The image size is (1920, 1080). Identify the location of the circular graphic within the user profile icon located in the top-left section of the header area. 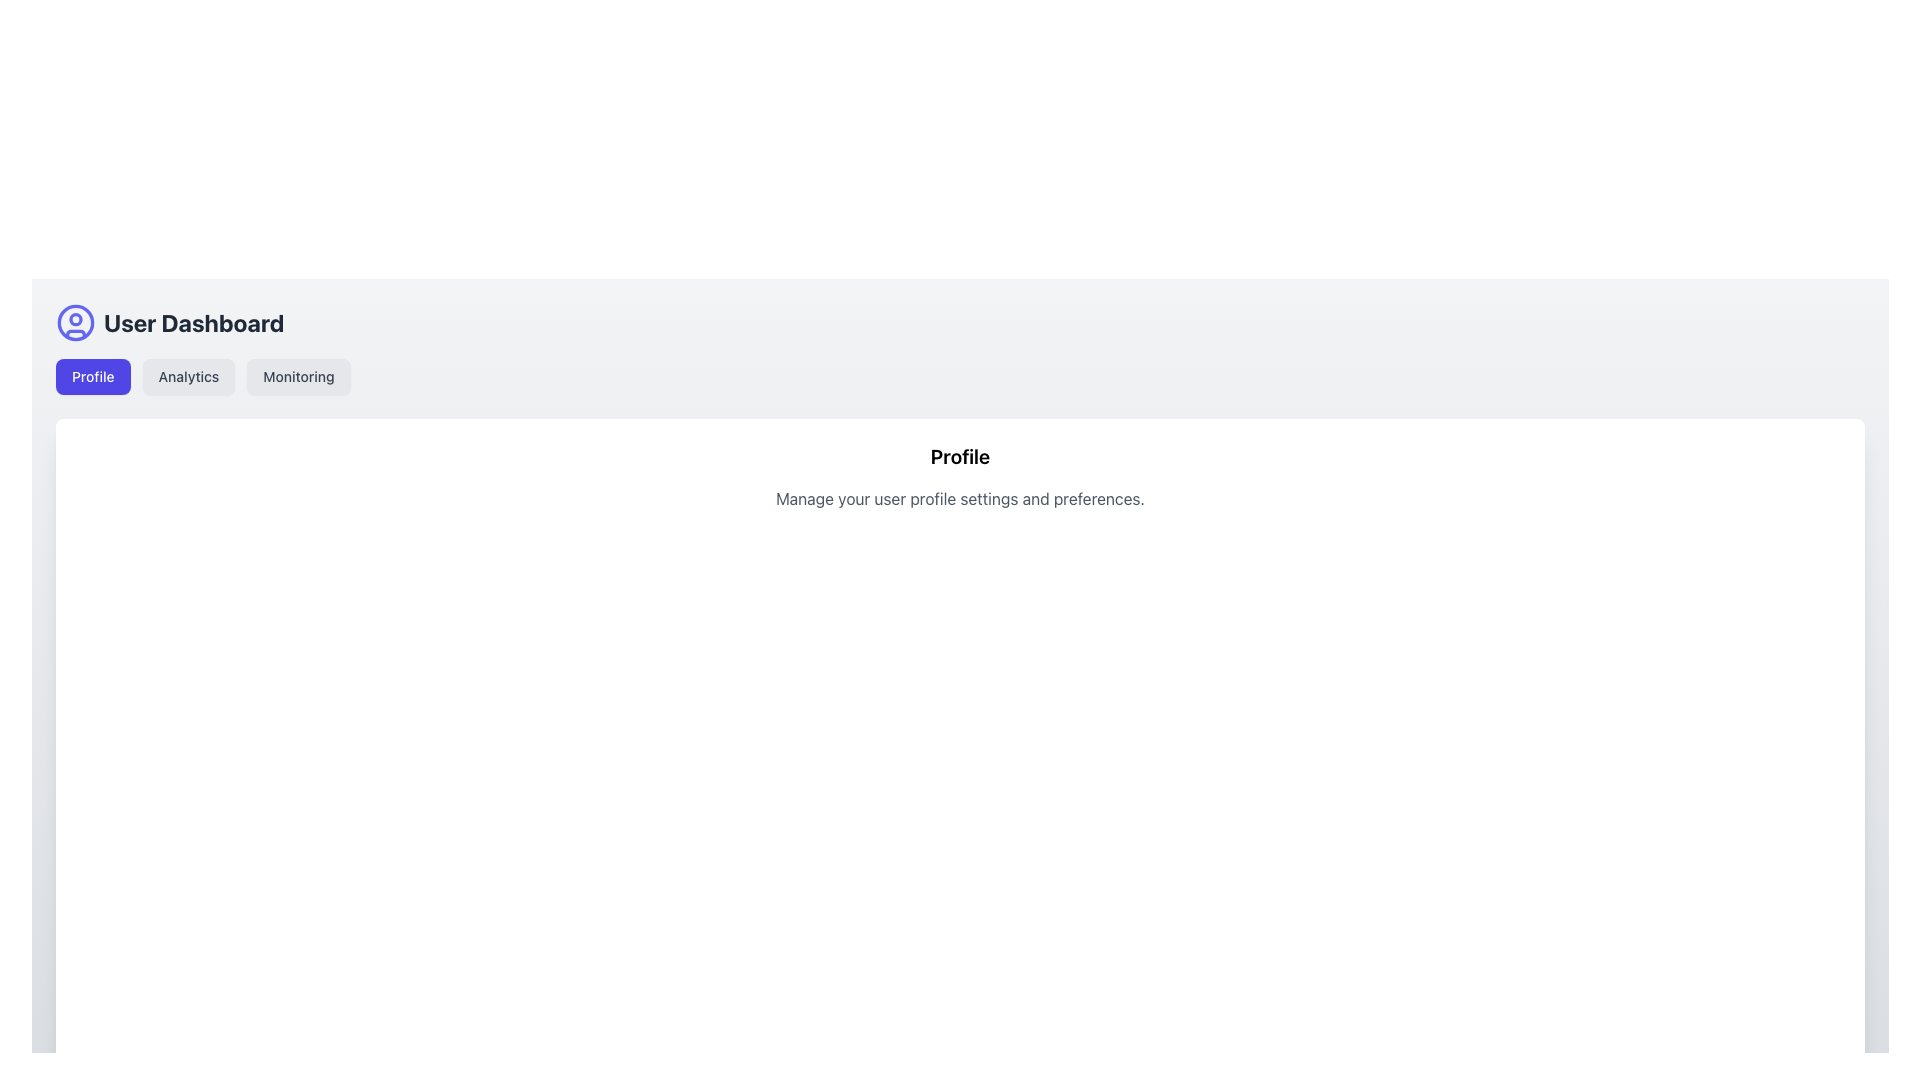
(76, 322).